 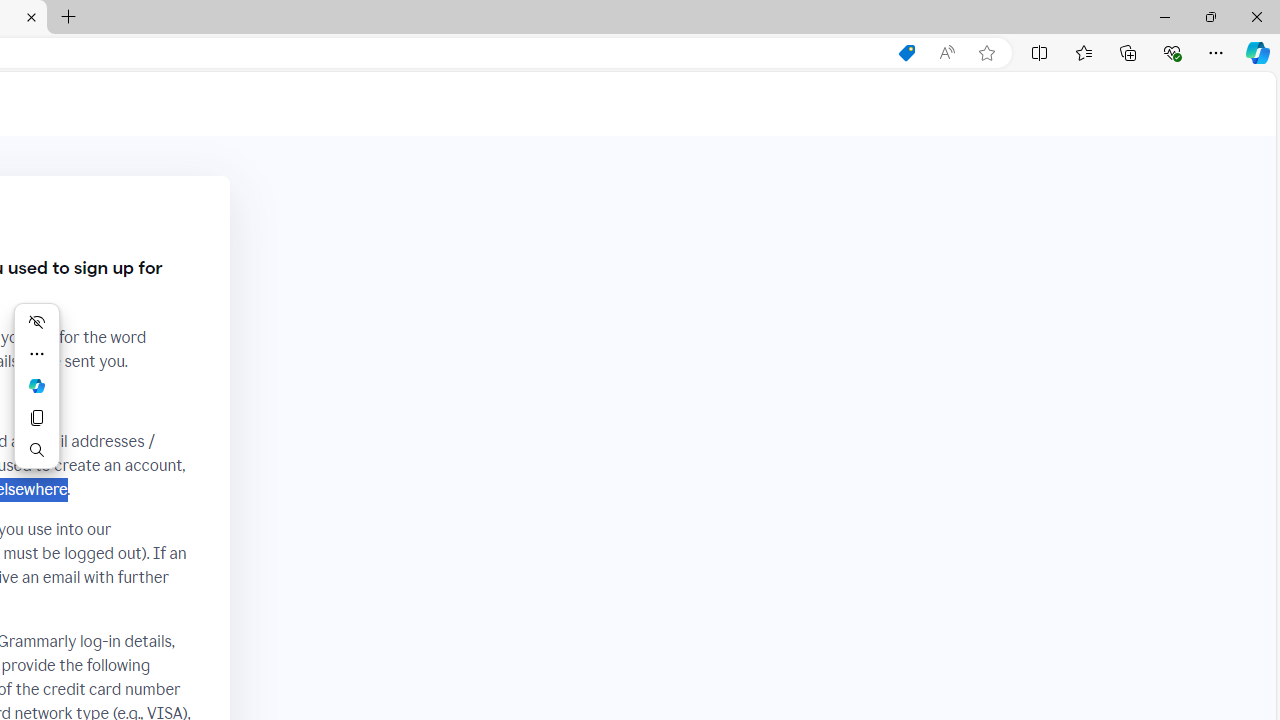 What do you see at coordinates (37, 385) in the screenshot?
I see `'Ask Copilot'` at bounding box center [37, 385].